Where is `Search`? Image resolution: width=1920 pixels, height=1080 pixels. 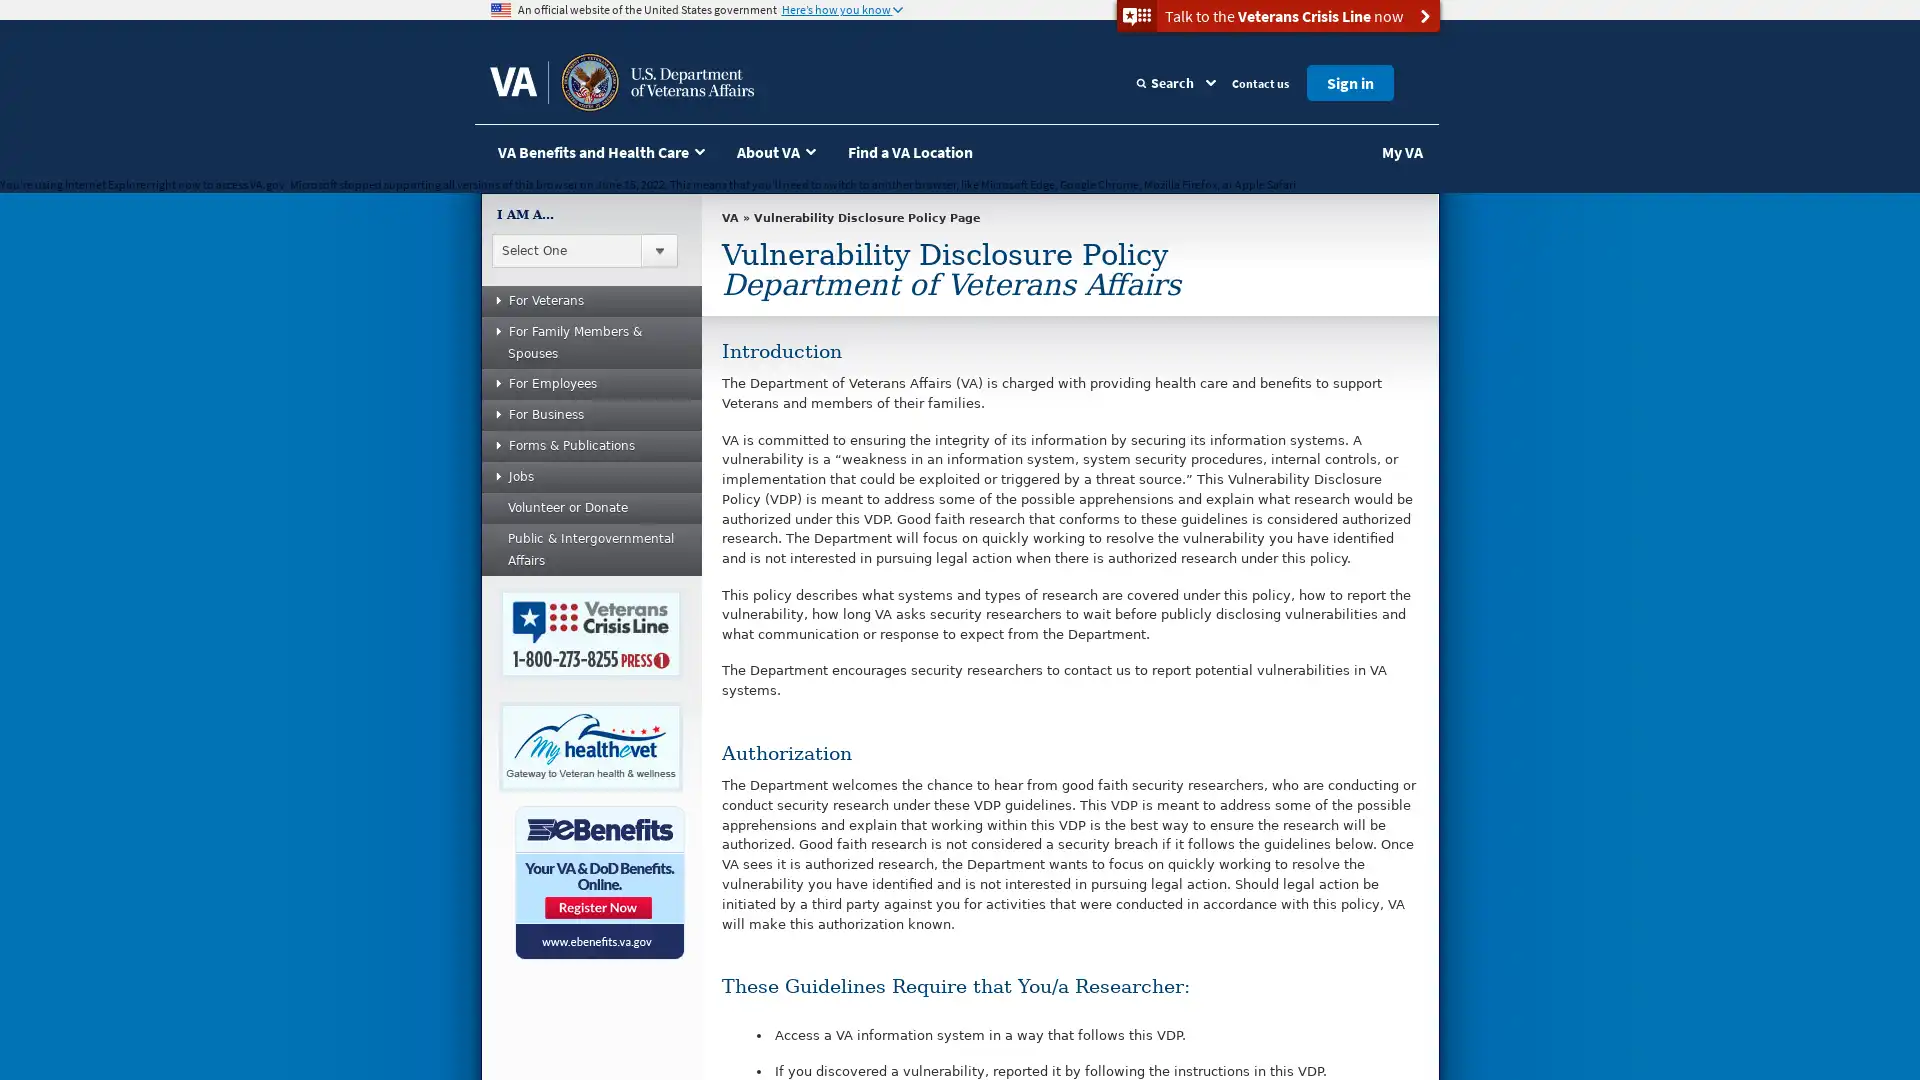
Search is located at coordinates (1174, 81).